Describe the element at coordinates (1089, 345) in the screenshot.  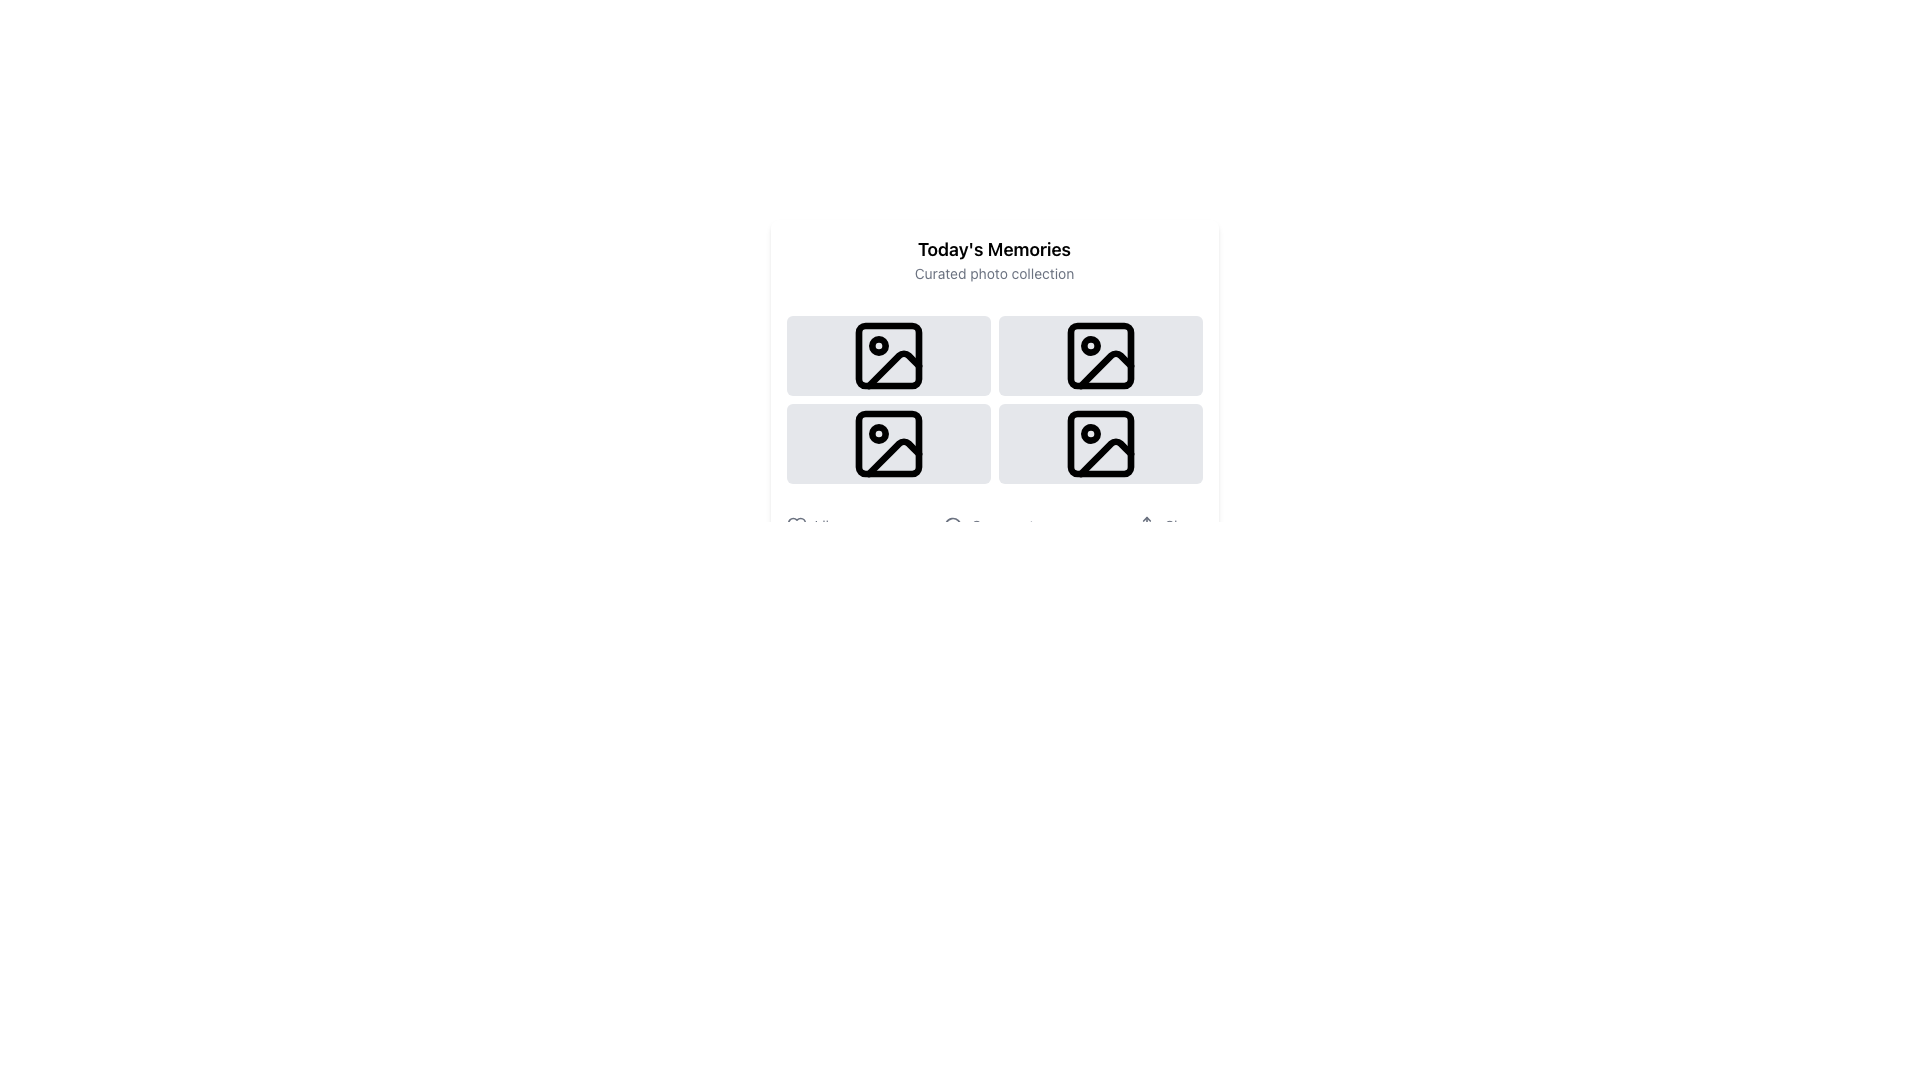
I see `the small circular icon located in the upper left corner of the third image in the right column of the image grid` at that location.